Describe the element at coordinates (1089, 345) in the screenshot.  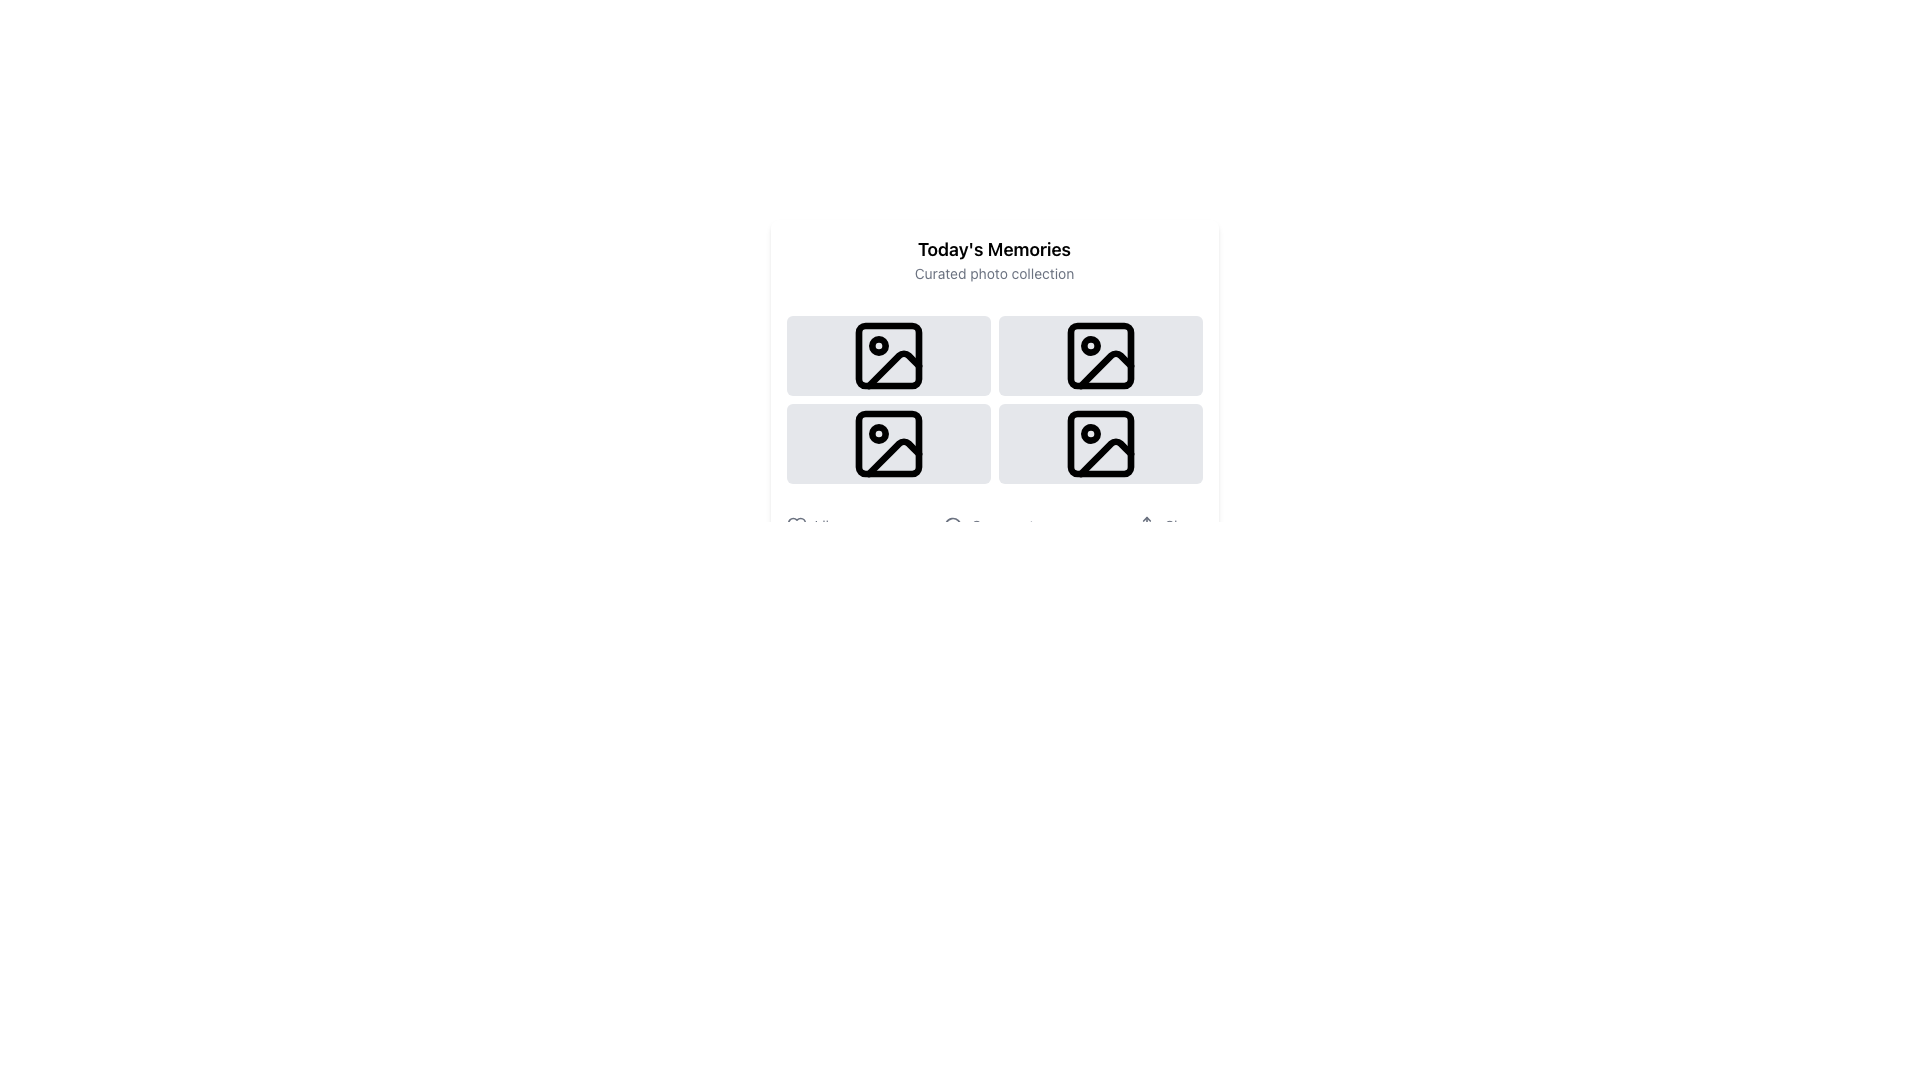
I see `the small circular icon located in the upper left corner of the third image in the right column of the image grid` at that location.